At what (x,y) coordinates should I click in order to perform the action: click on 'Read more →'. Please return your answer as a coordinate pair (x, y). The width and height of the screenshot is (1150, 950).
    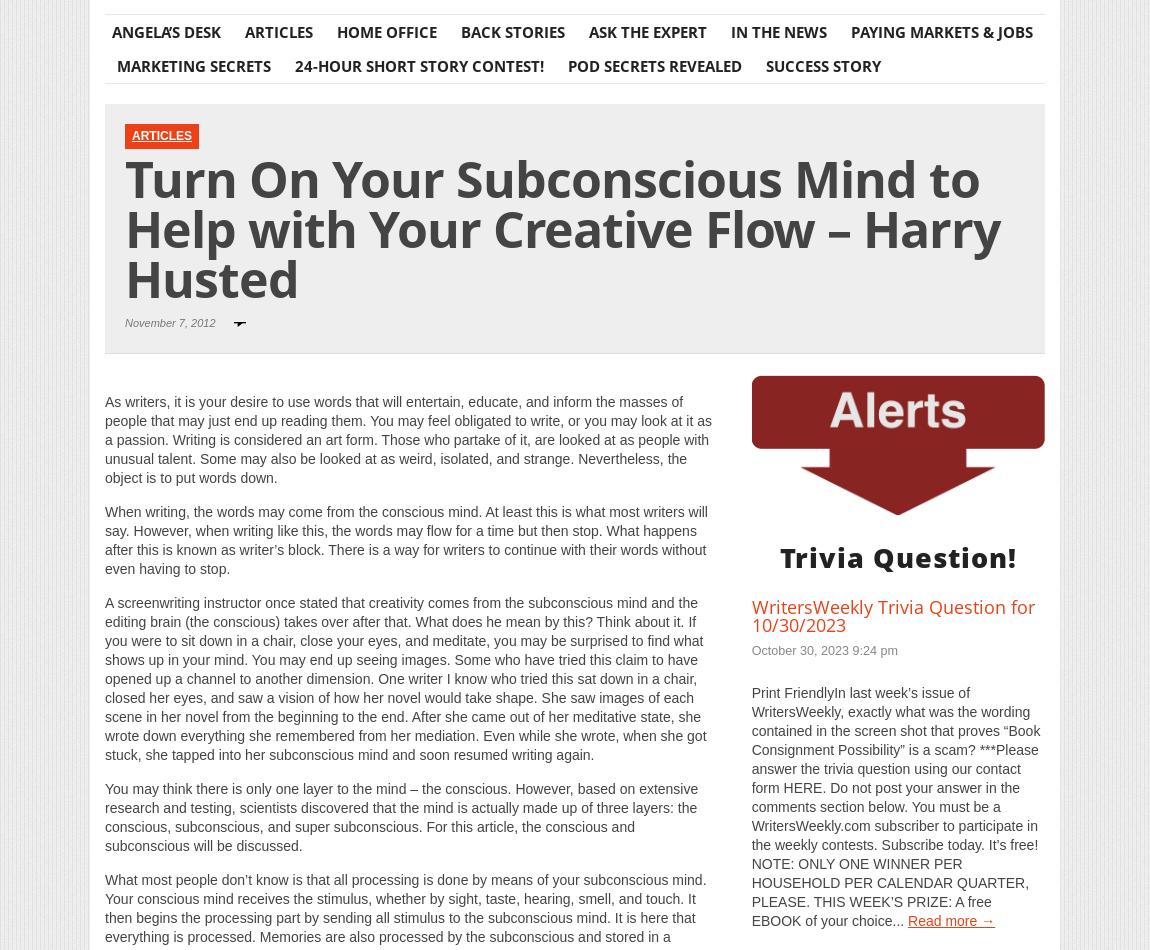
    Looking at the image, I should click on (951, 918).